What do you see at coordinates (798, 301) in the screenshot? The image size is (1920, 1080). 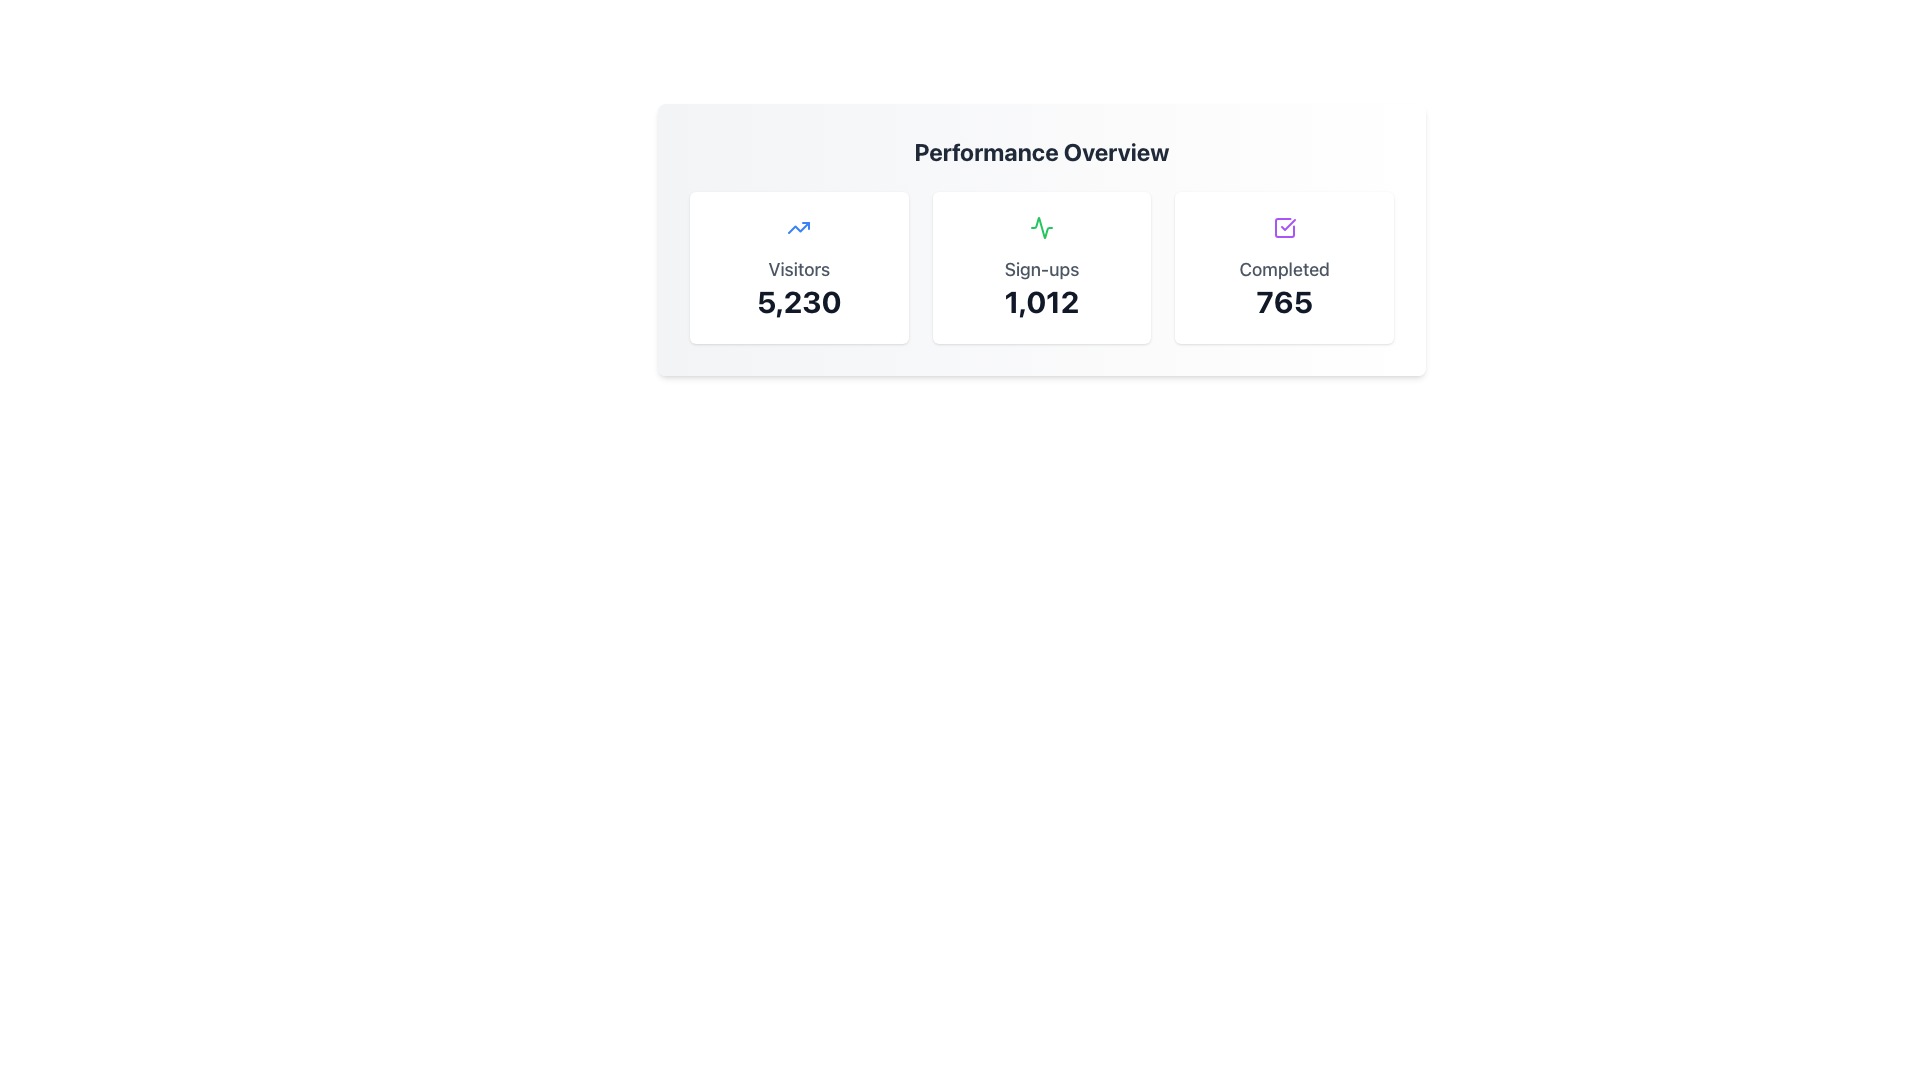 I see `the prominent text display showing the number '5,230', which is located directly below the 'Visitors' label in the leftmost panel of the three-panel grid` at bounding box center [798, 301].